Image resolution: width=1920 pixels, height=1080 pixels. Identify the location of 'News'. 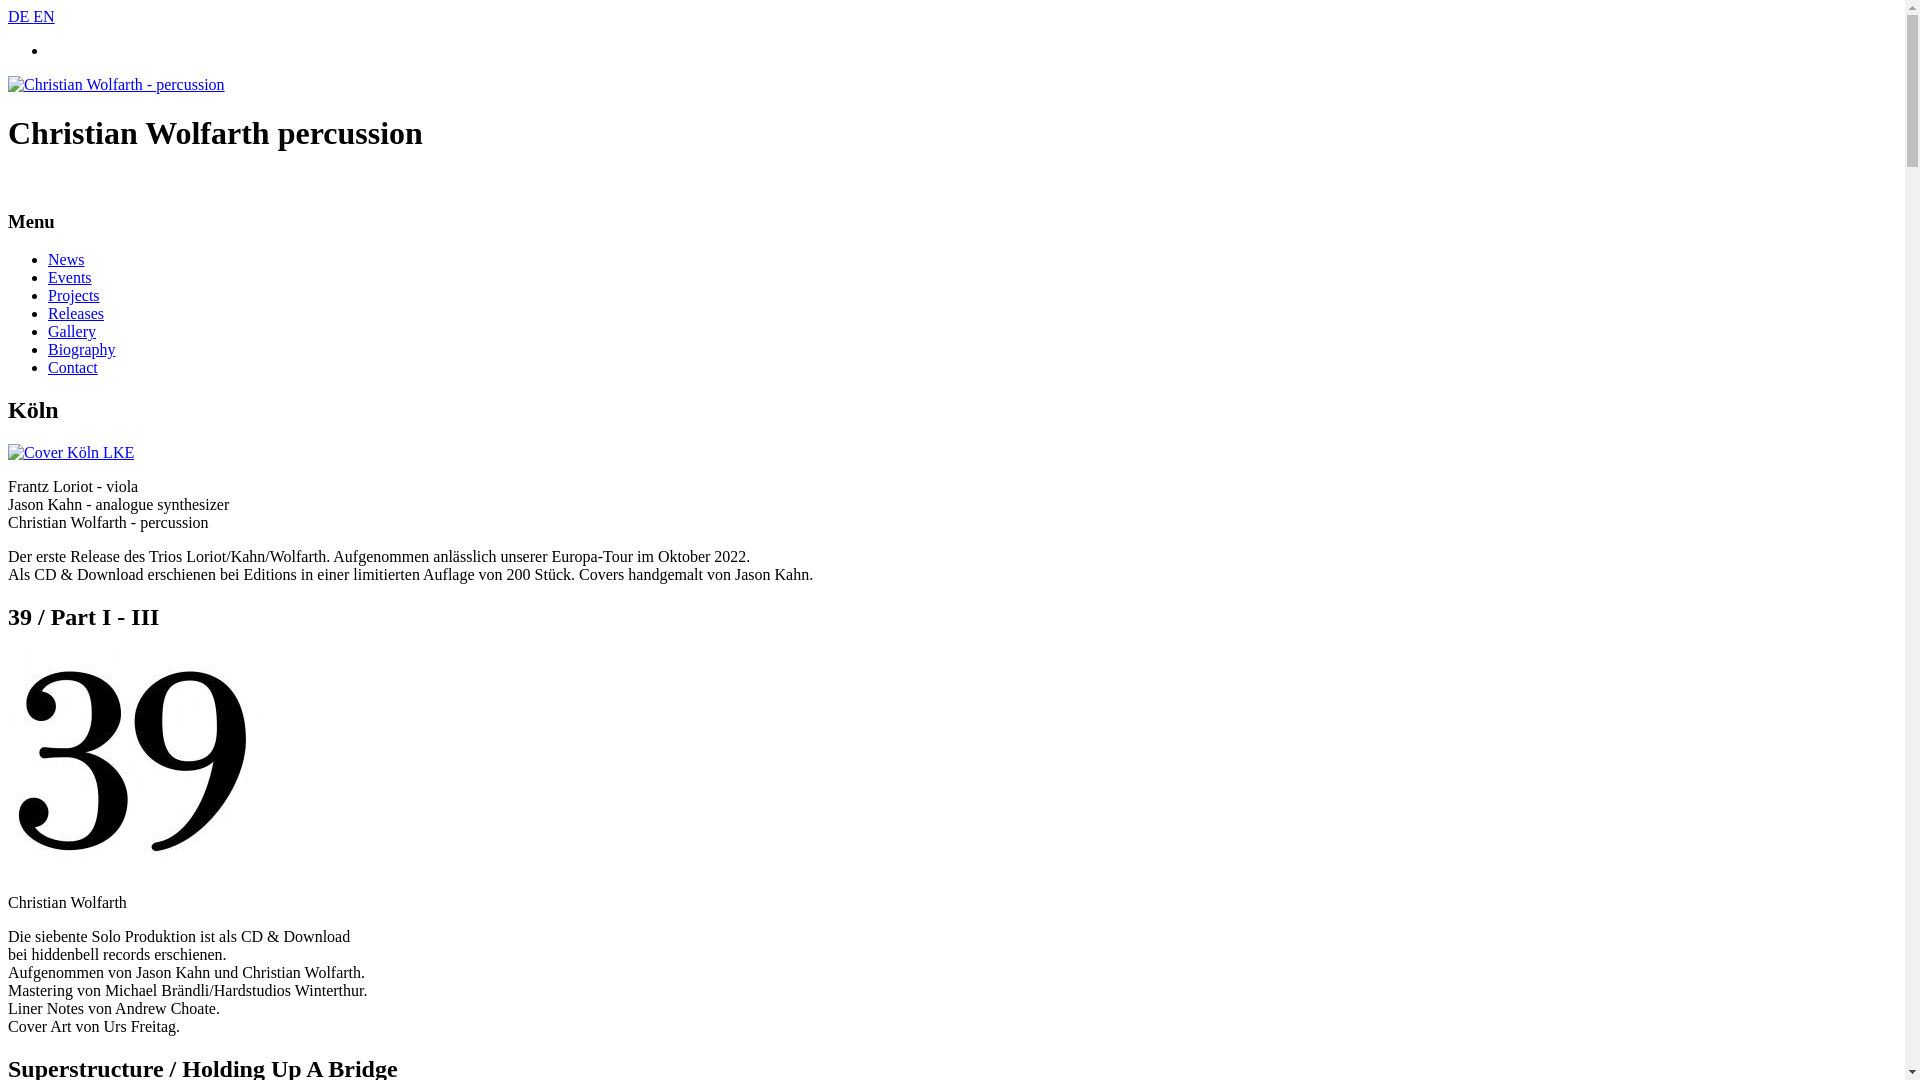
(66, 258).